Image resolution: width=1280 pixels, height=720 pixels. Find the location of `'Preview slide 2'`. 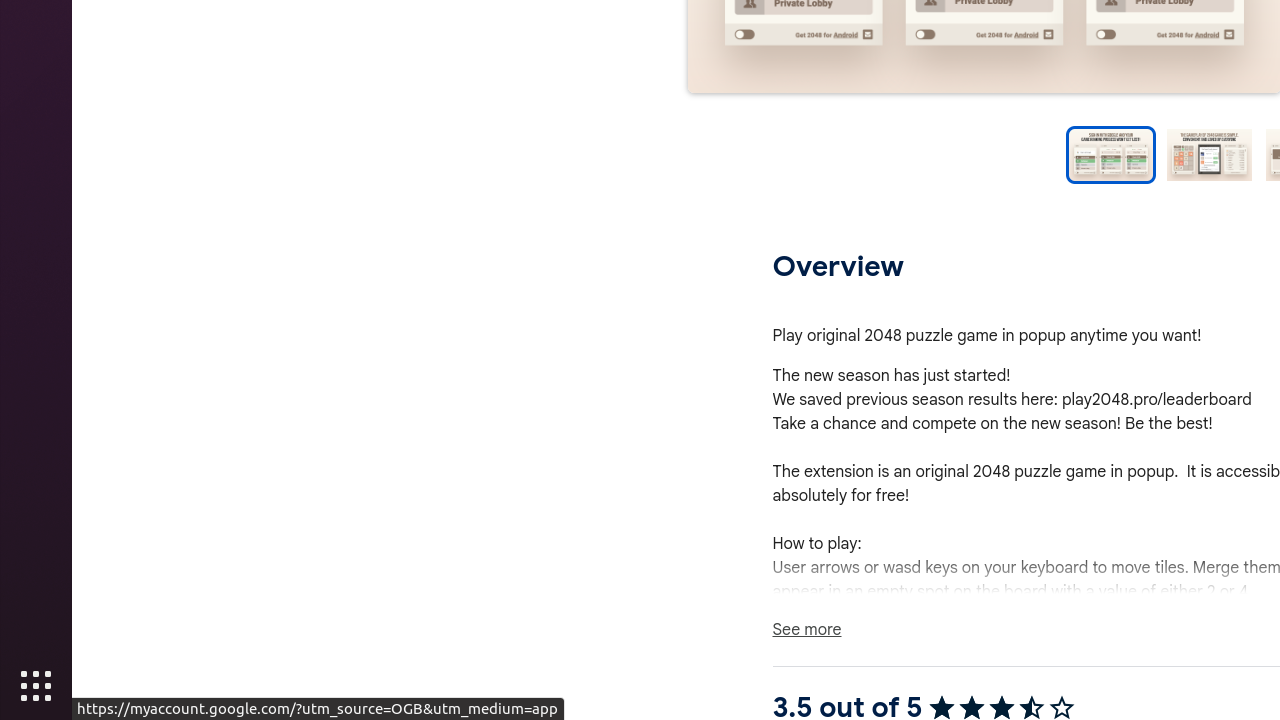

'Preview slide 2' is located at coordinates (1208, 154).